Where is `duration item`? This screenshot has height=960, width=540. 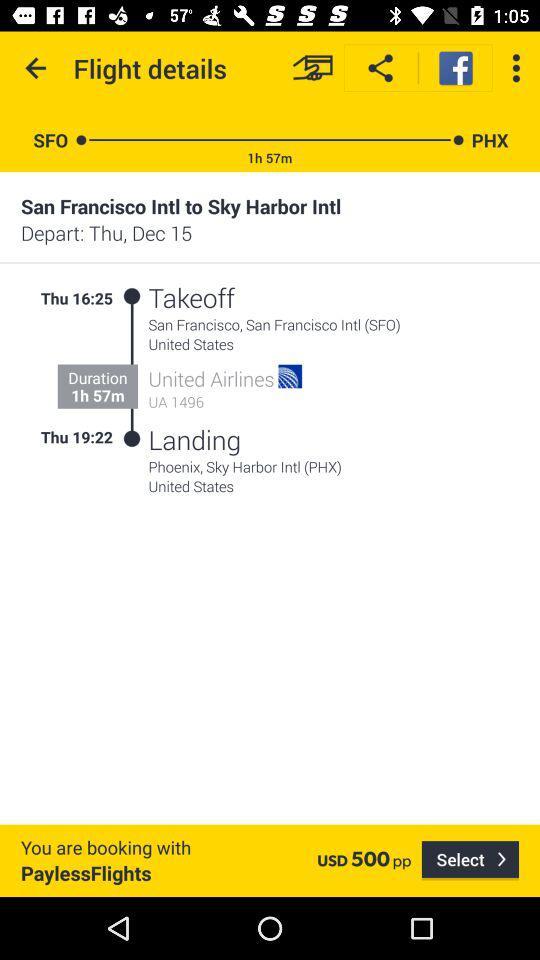 duration item is located at coordinates (96, 376).